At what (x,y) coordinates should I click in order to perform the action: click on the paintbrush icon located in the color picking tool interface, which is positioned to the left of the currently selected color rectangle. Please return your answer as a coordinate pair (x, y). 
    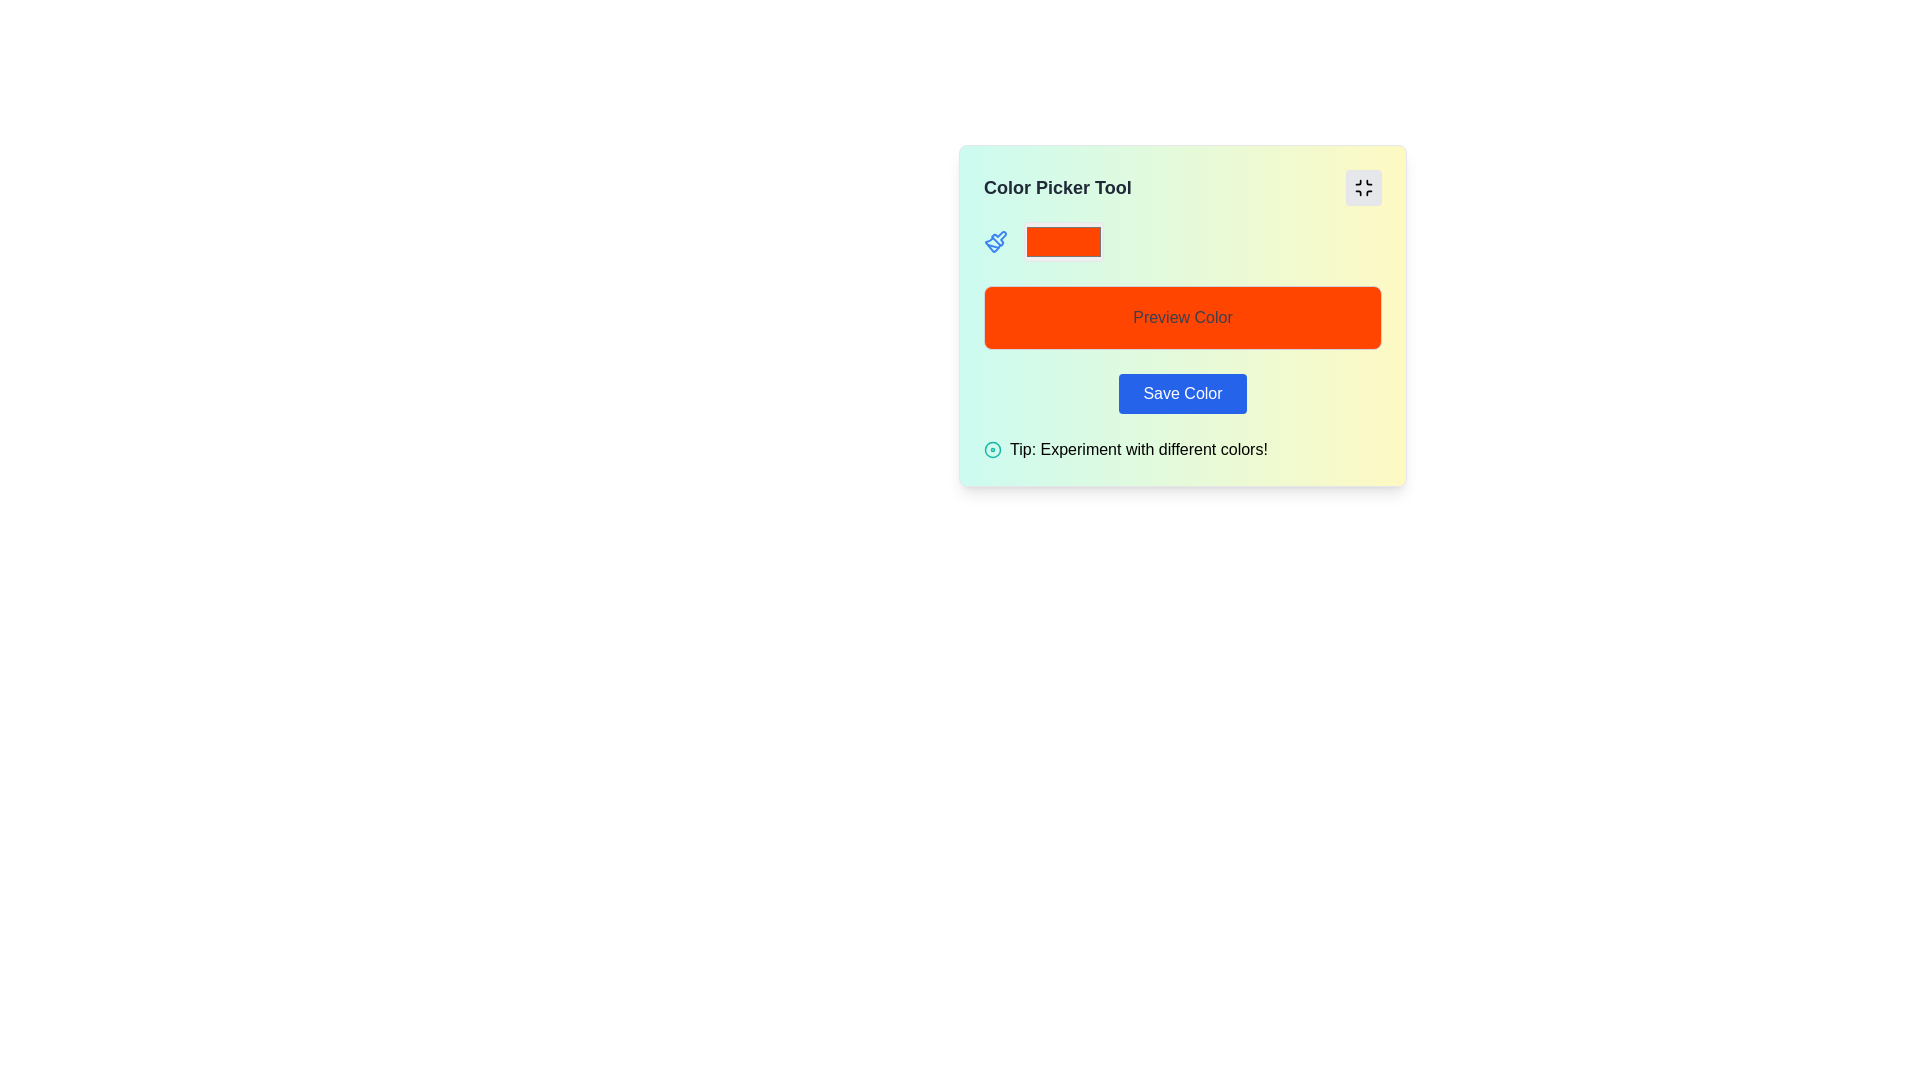
    Looking at the image, I should click on (999, 237).